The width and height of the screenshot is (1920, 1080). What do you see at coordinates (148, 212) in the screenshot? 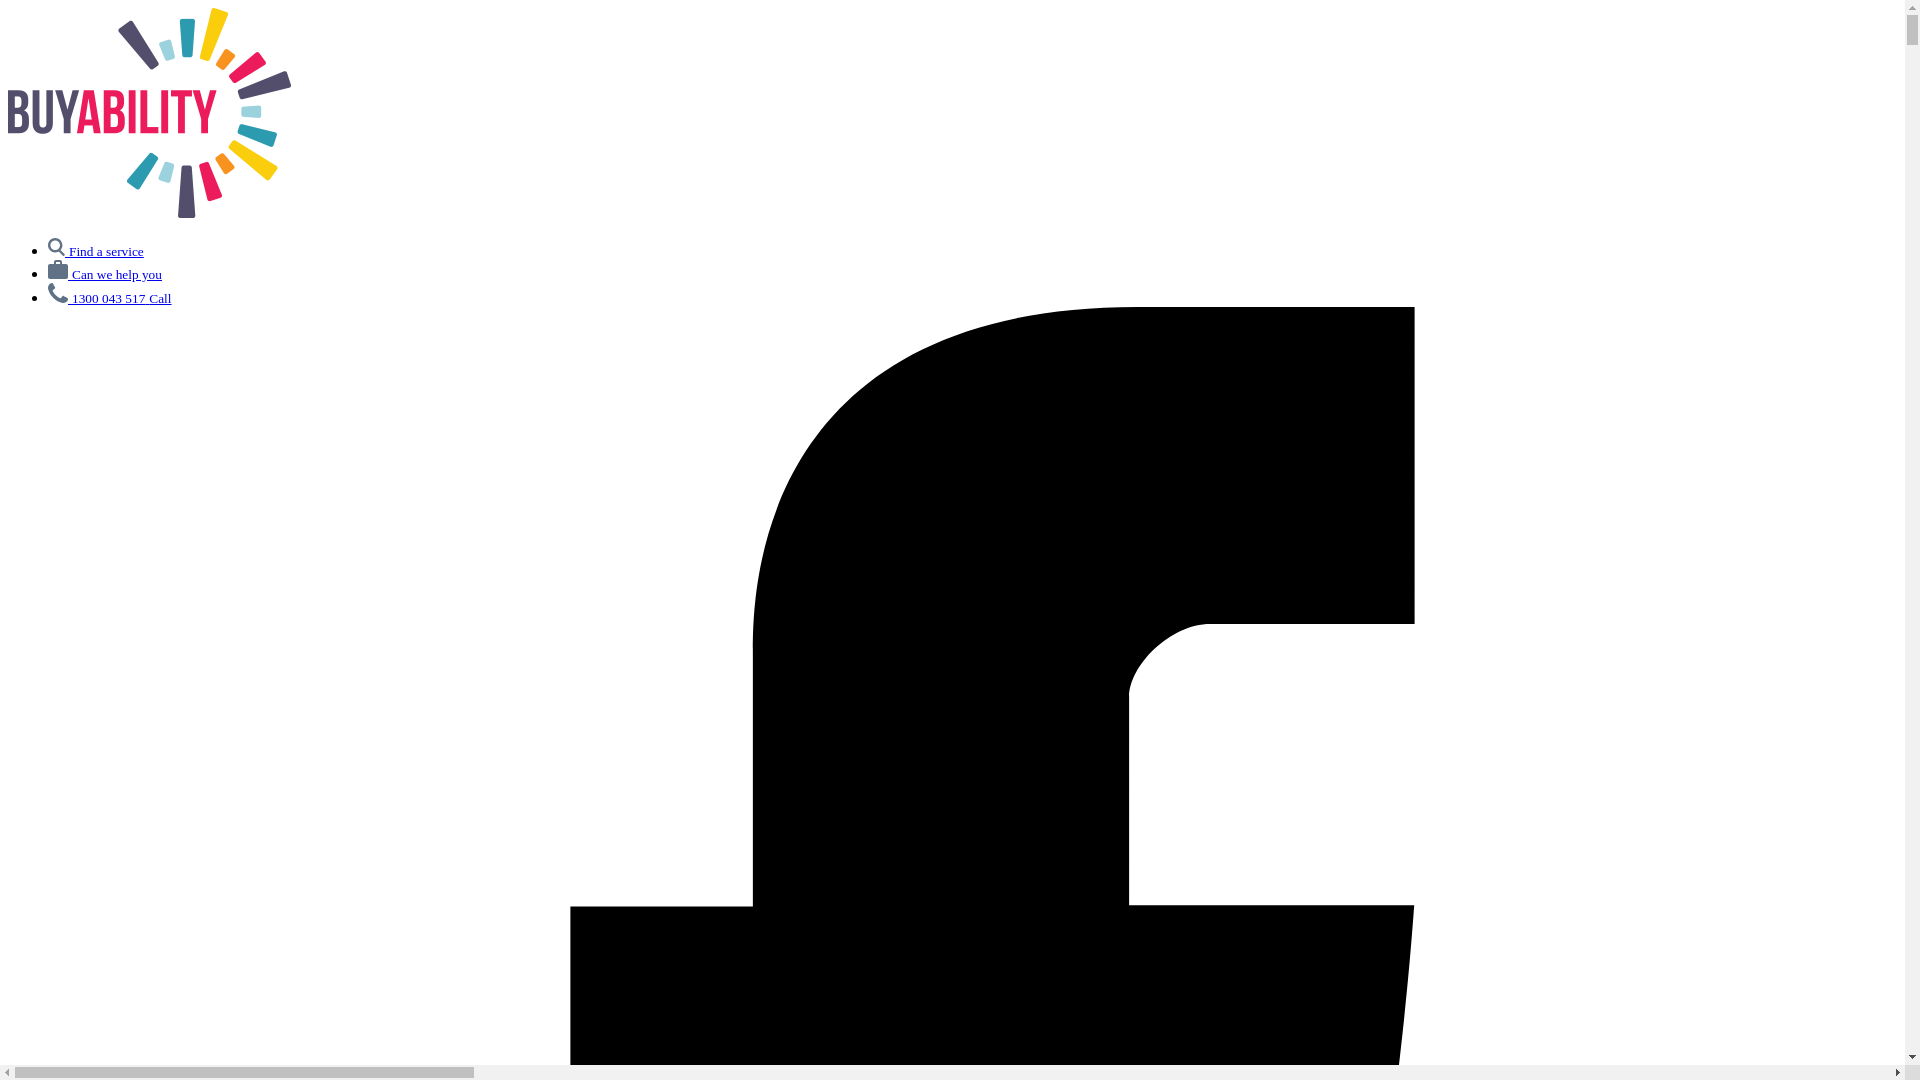
I see `'BuyAbility - Social Procurement Specialists'` at bounding box center [148, 212].